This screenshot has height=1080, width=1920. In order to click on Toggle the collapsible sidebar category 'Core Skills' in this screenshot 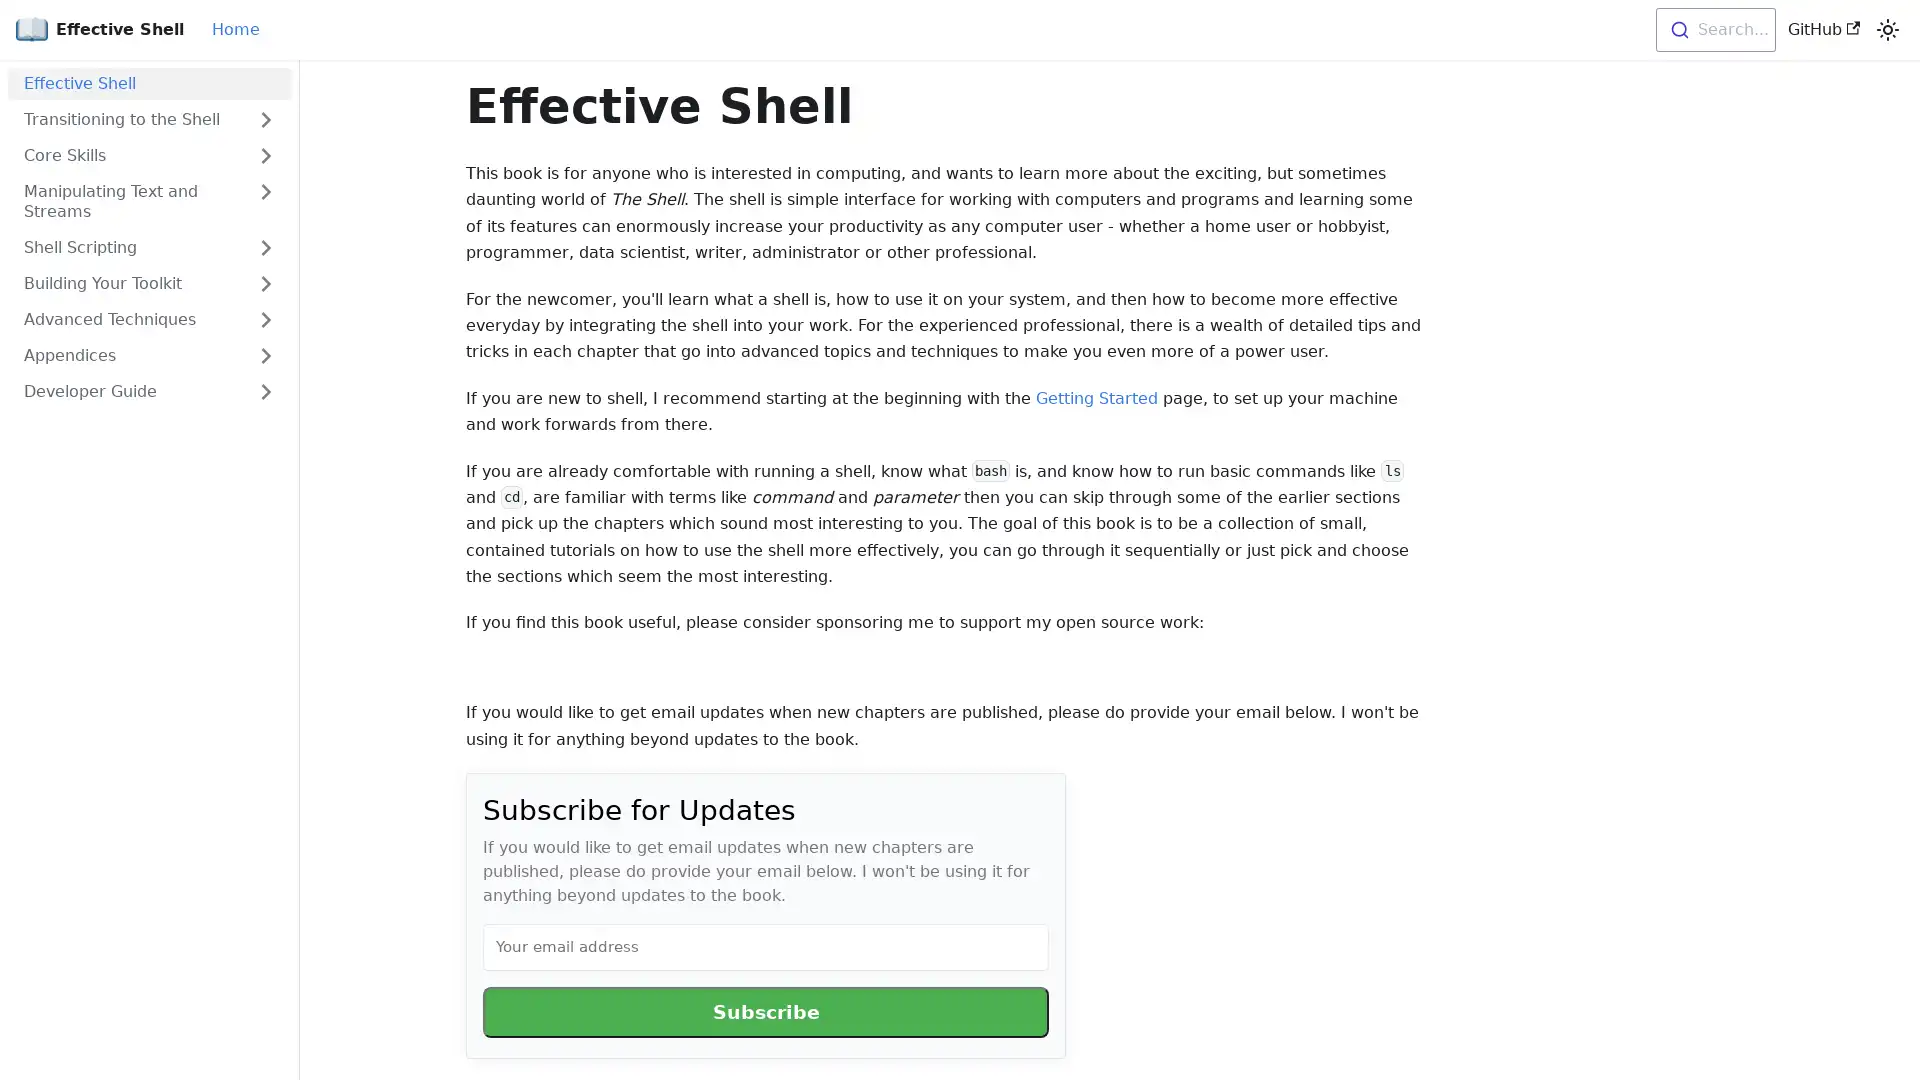, I will do `click(264, 154)`.